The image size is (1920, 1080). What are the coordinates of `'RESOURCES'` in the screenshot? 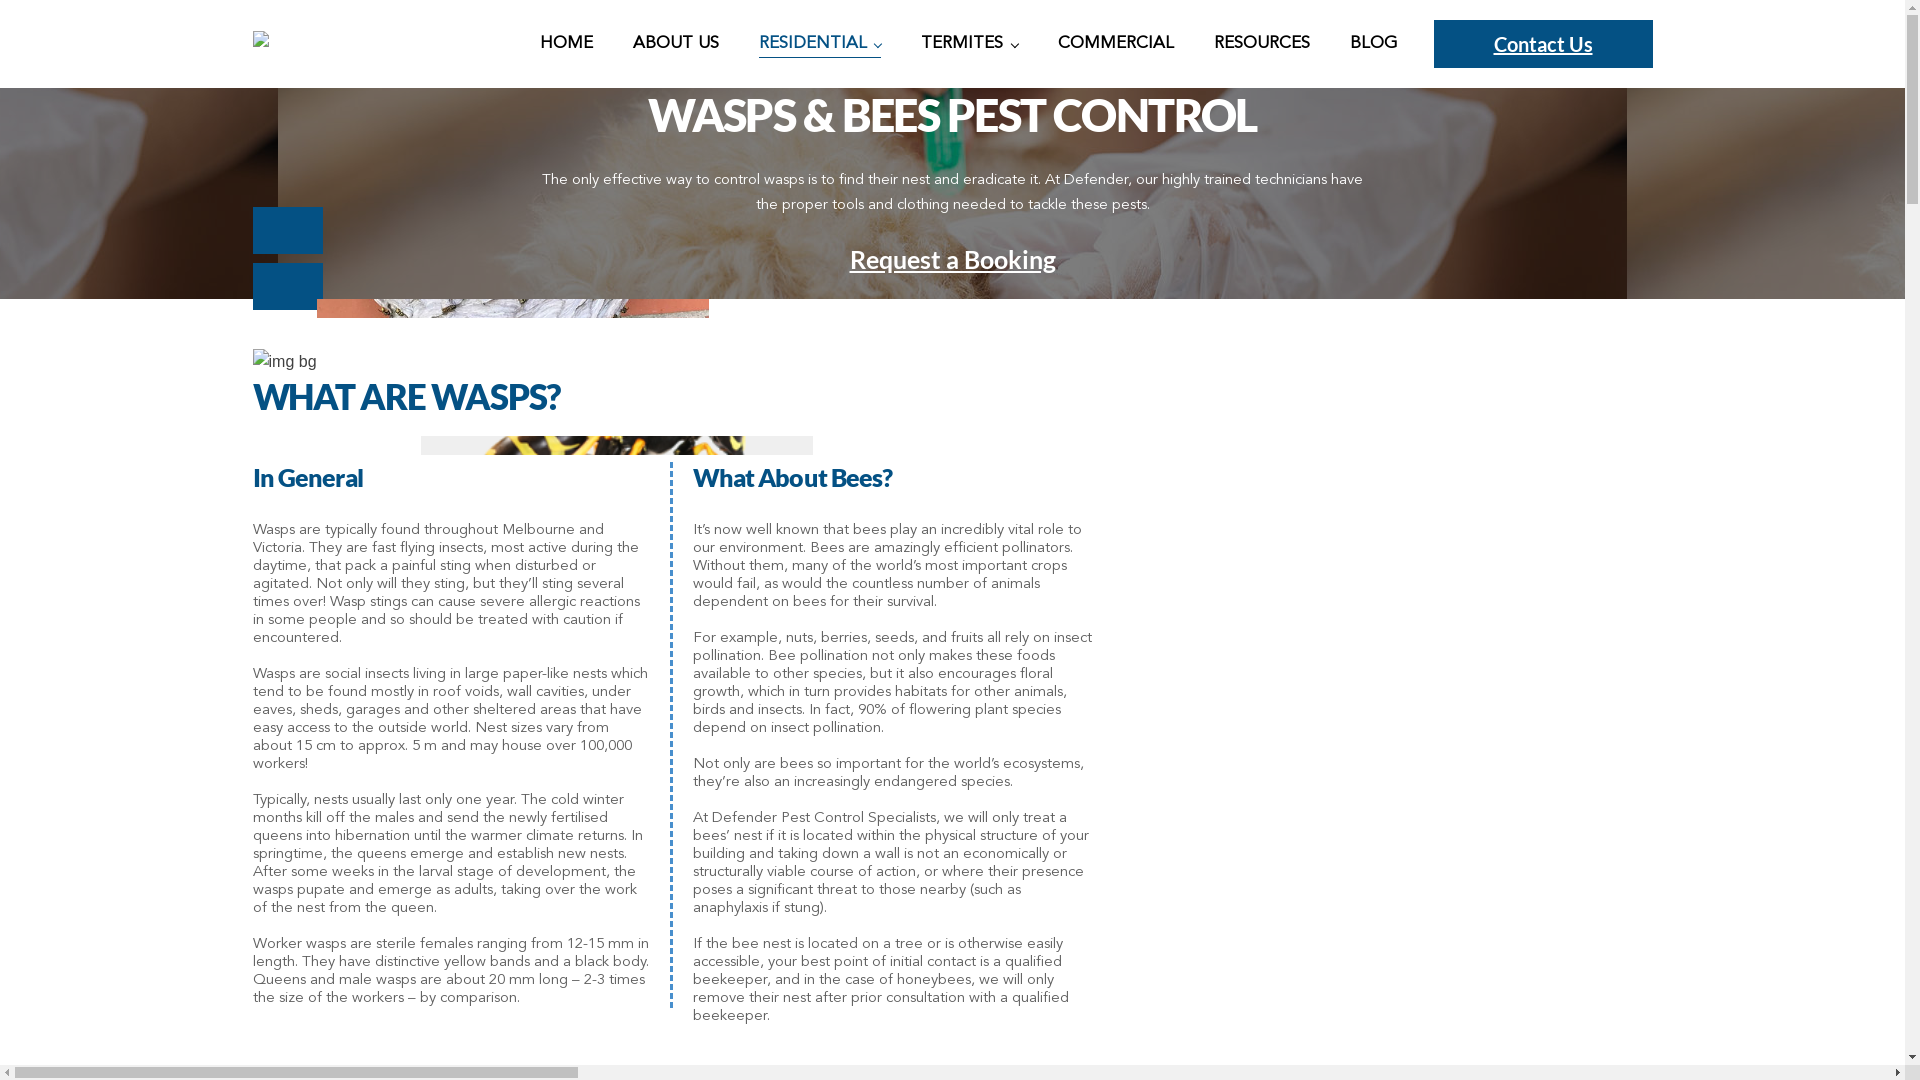 It's located at (1261, 43).